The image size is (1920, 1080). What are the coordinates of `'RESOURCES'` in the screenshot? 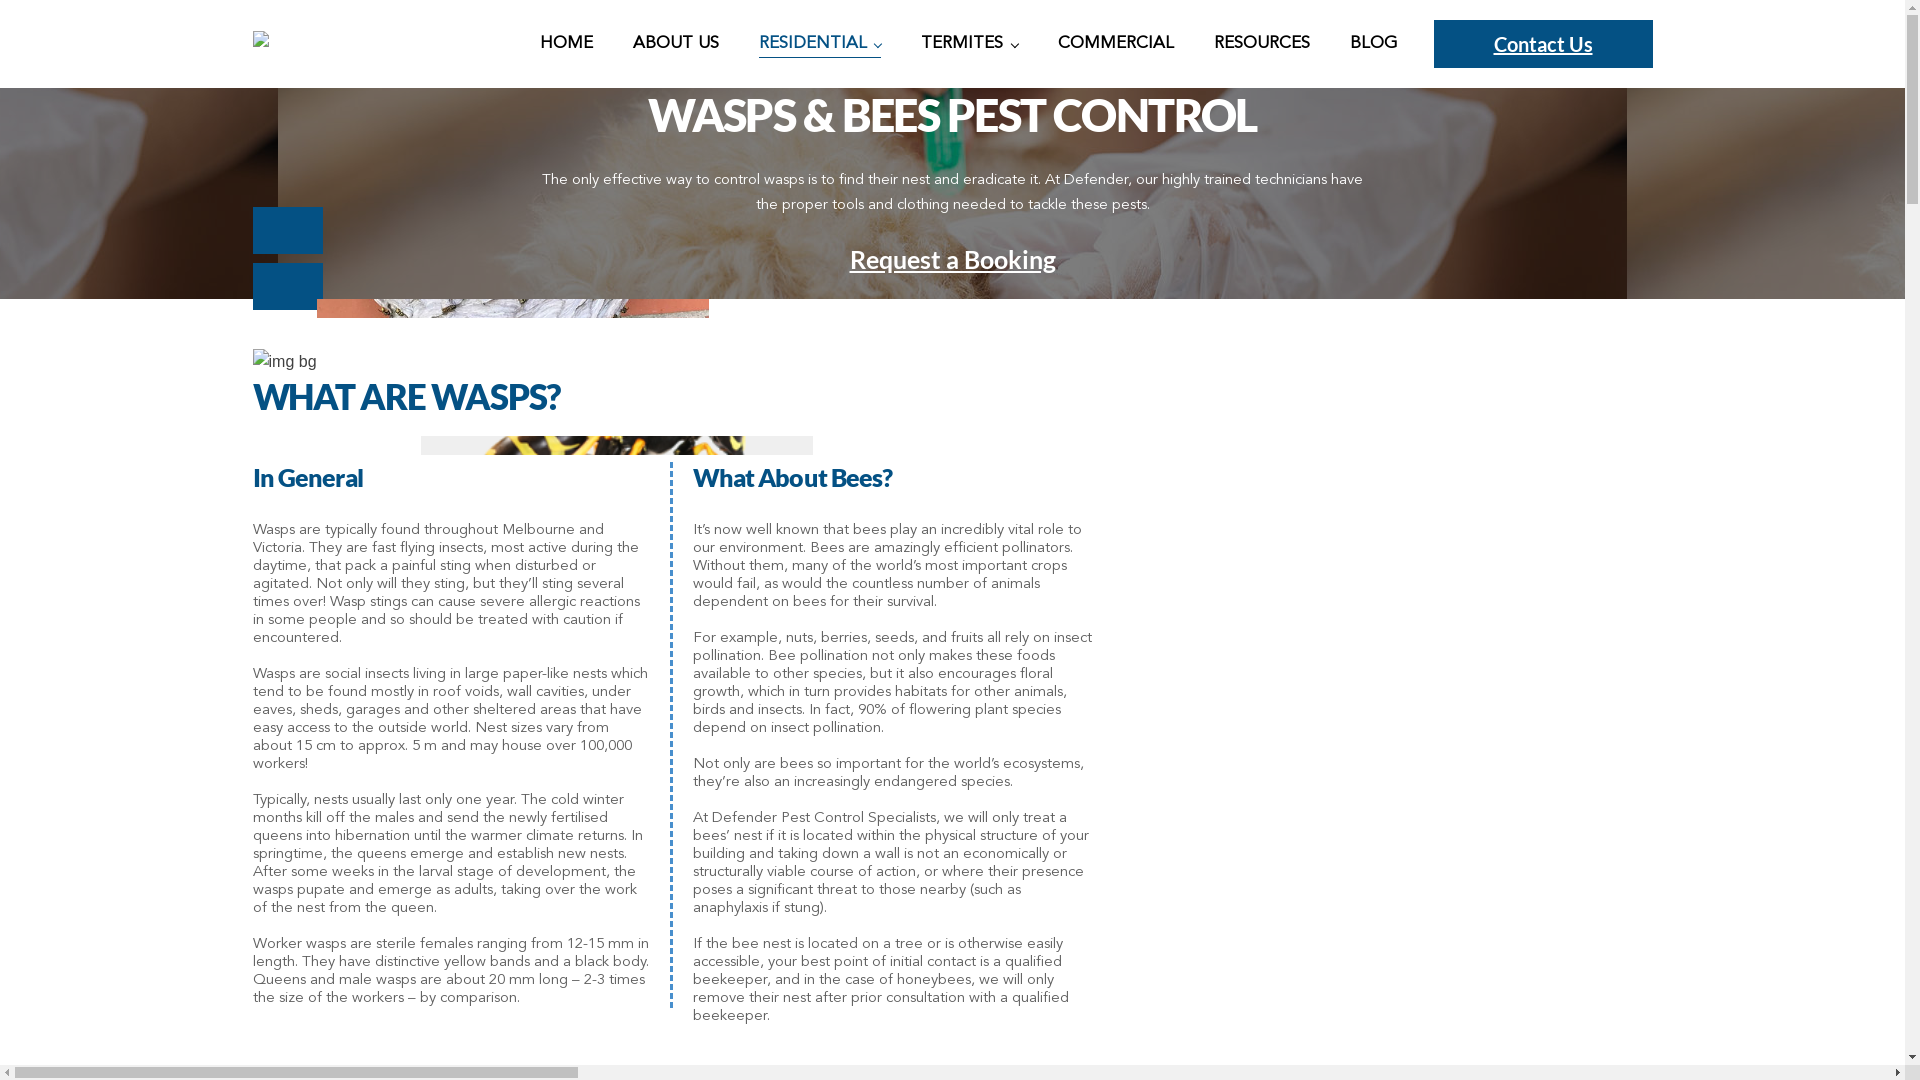 It's located at (1261, 43).